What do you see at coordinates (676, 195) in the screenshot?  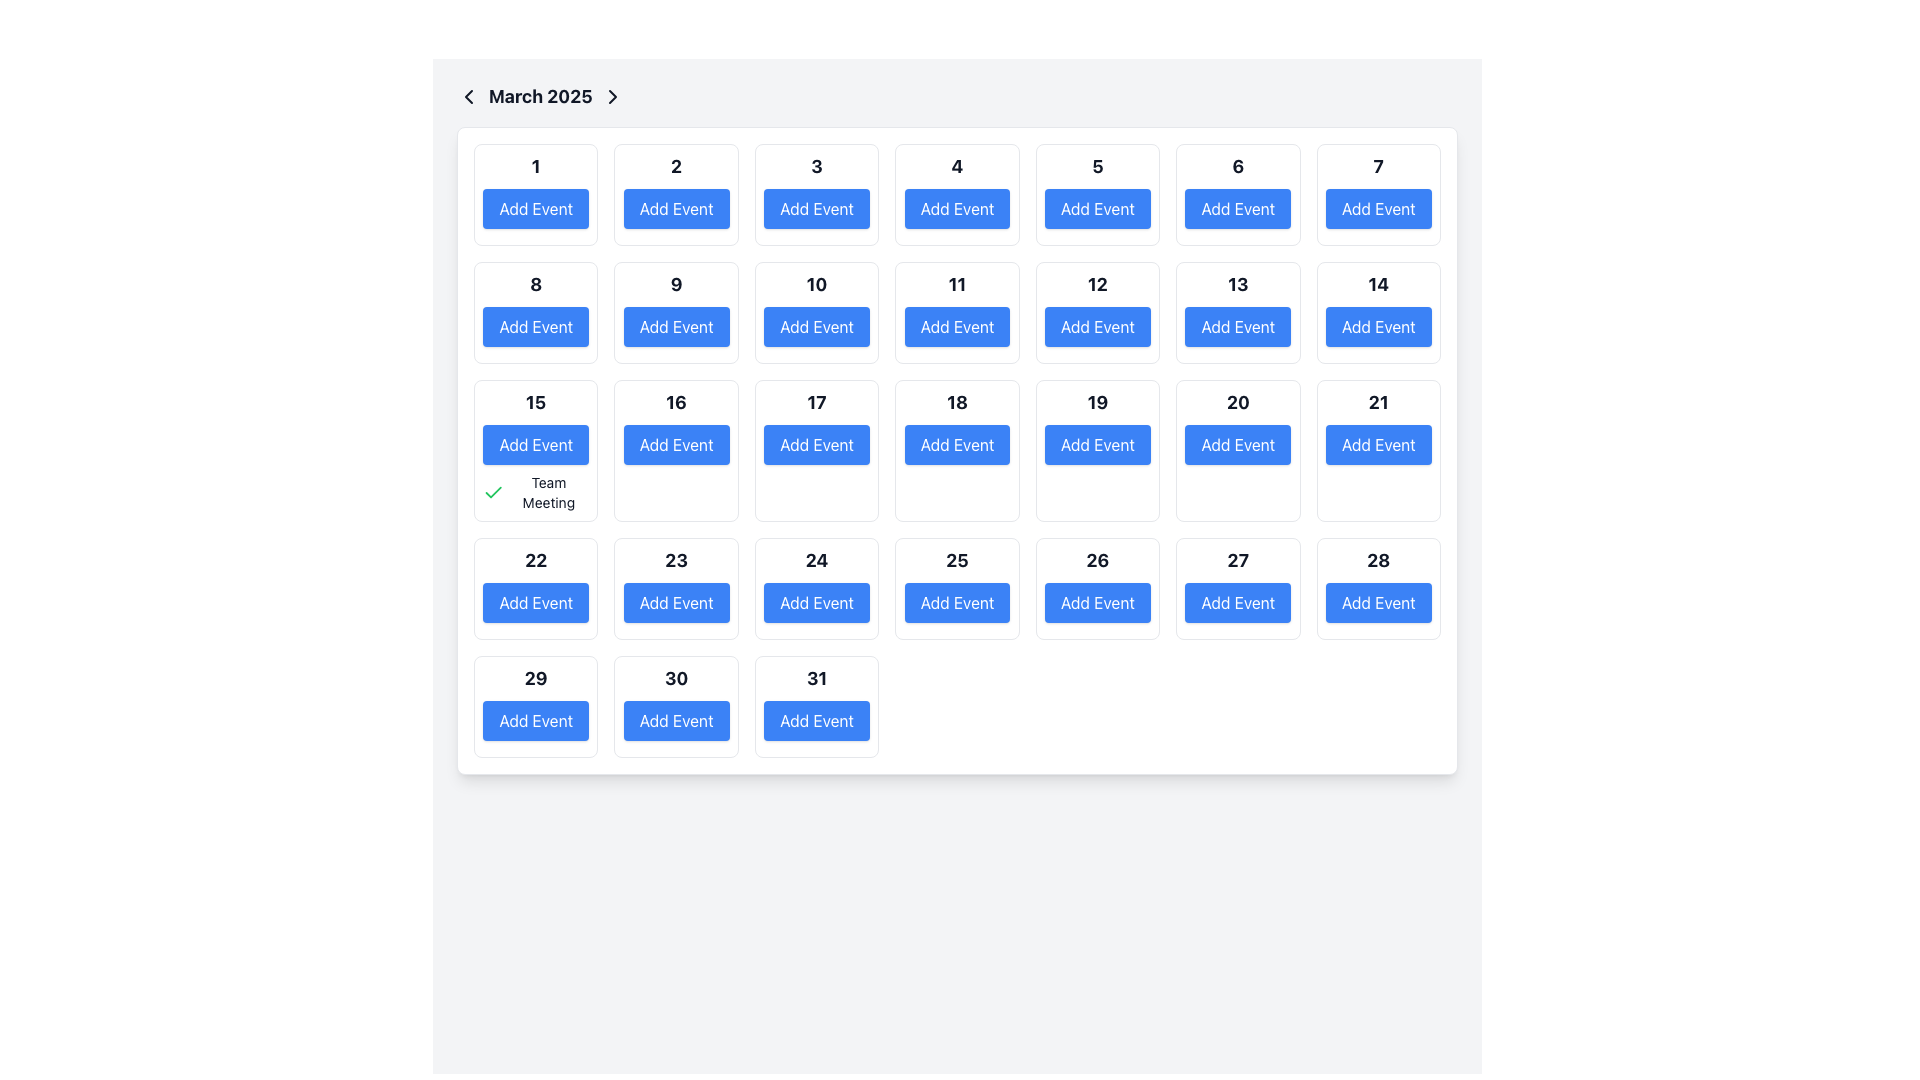 I see `the Composite component containing the bold number '2' and the blue button labeled 'Add Event' for keyboard interaction` at bounding box center [676, 195].